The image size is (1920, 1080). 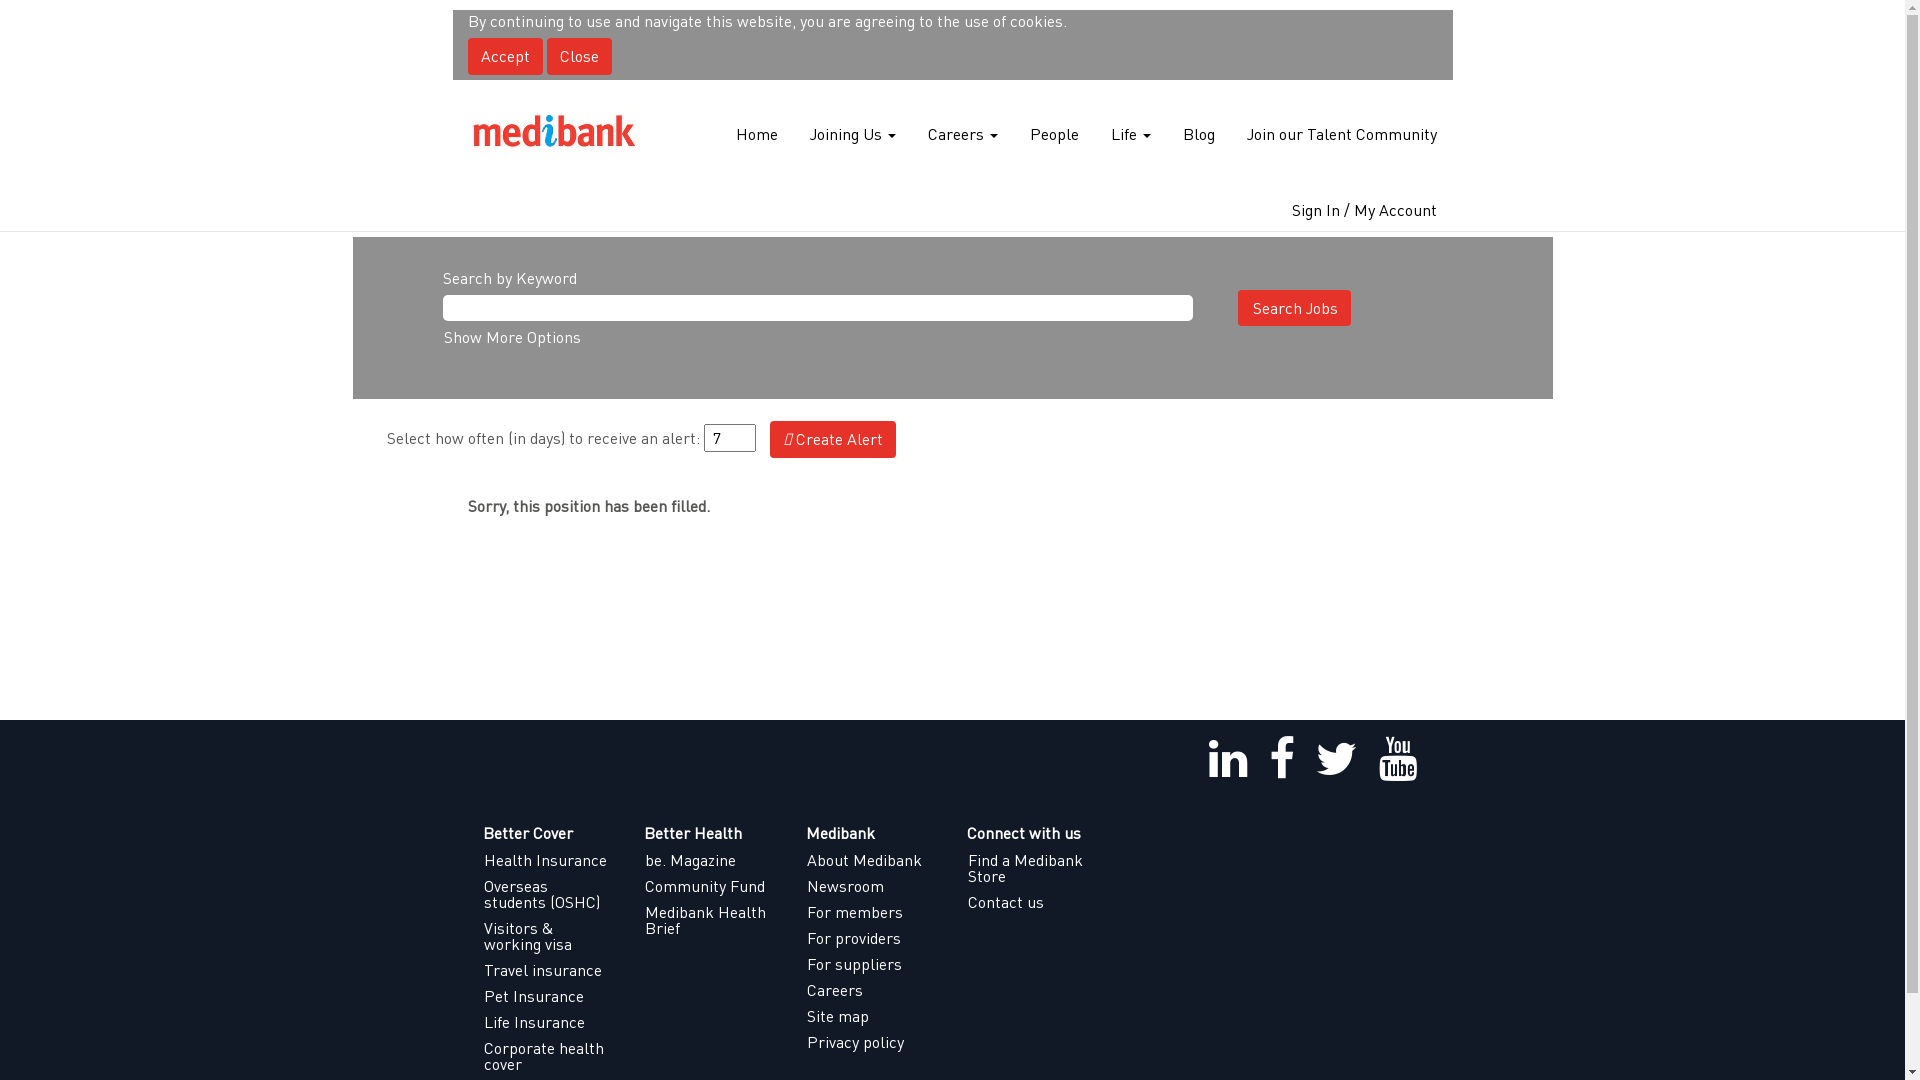 I want to click on 'Overseas students (OSHC)', so click(x=547, y=893).